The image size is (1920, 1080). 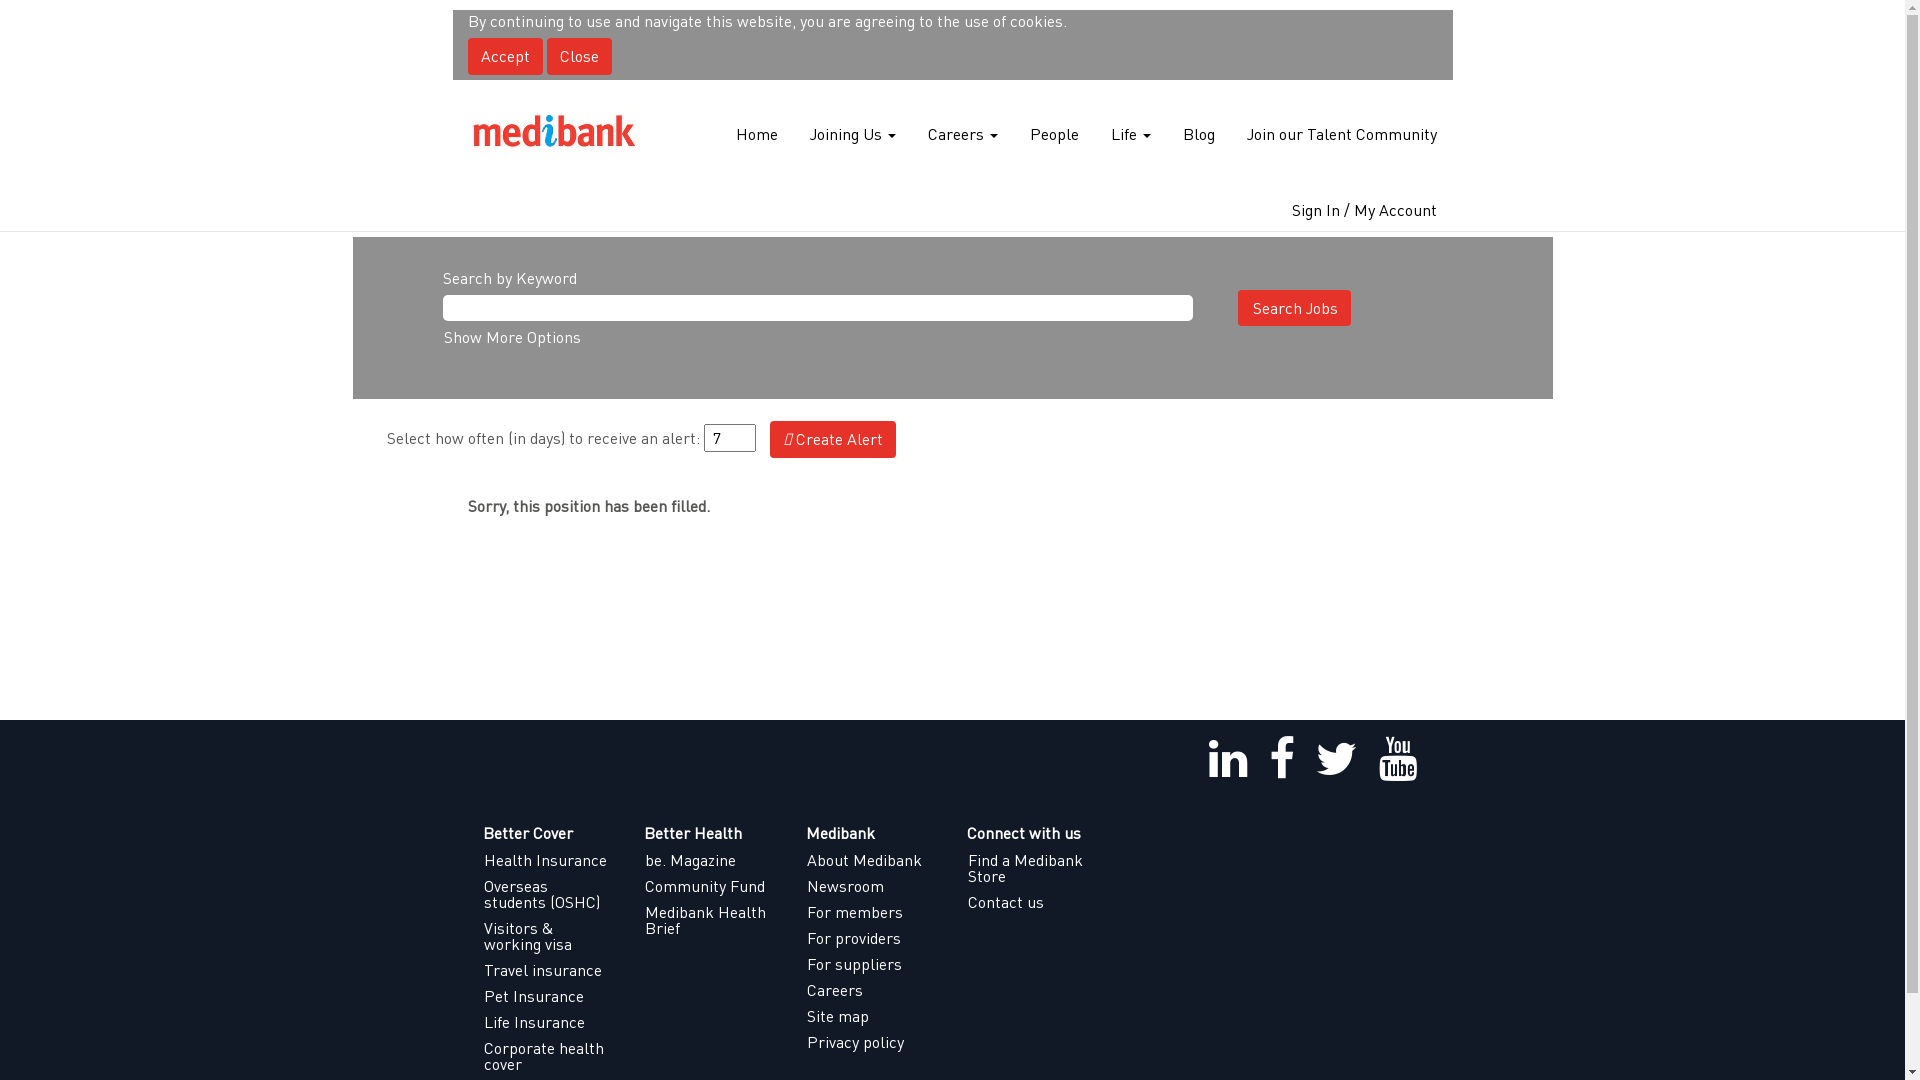 I want to click on 'Overseas students (OSHC)', so click(x=547, y=893).